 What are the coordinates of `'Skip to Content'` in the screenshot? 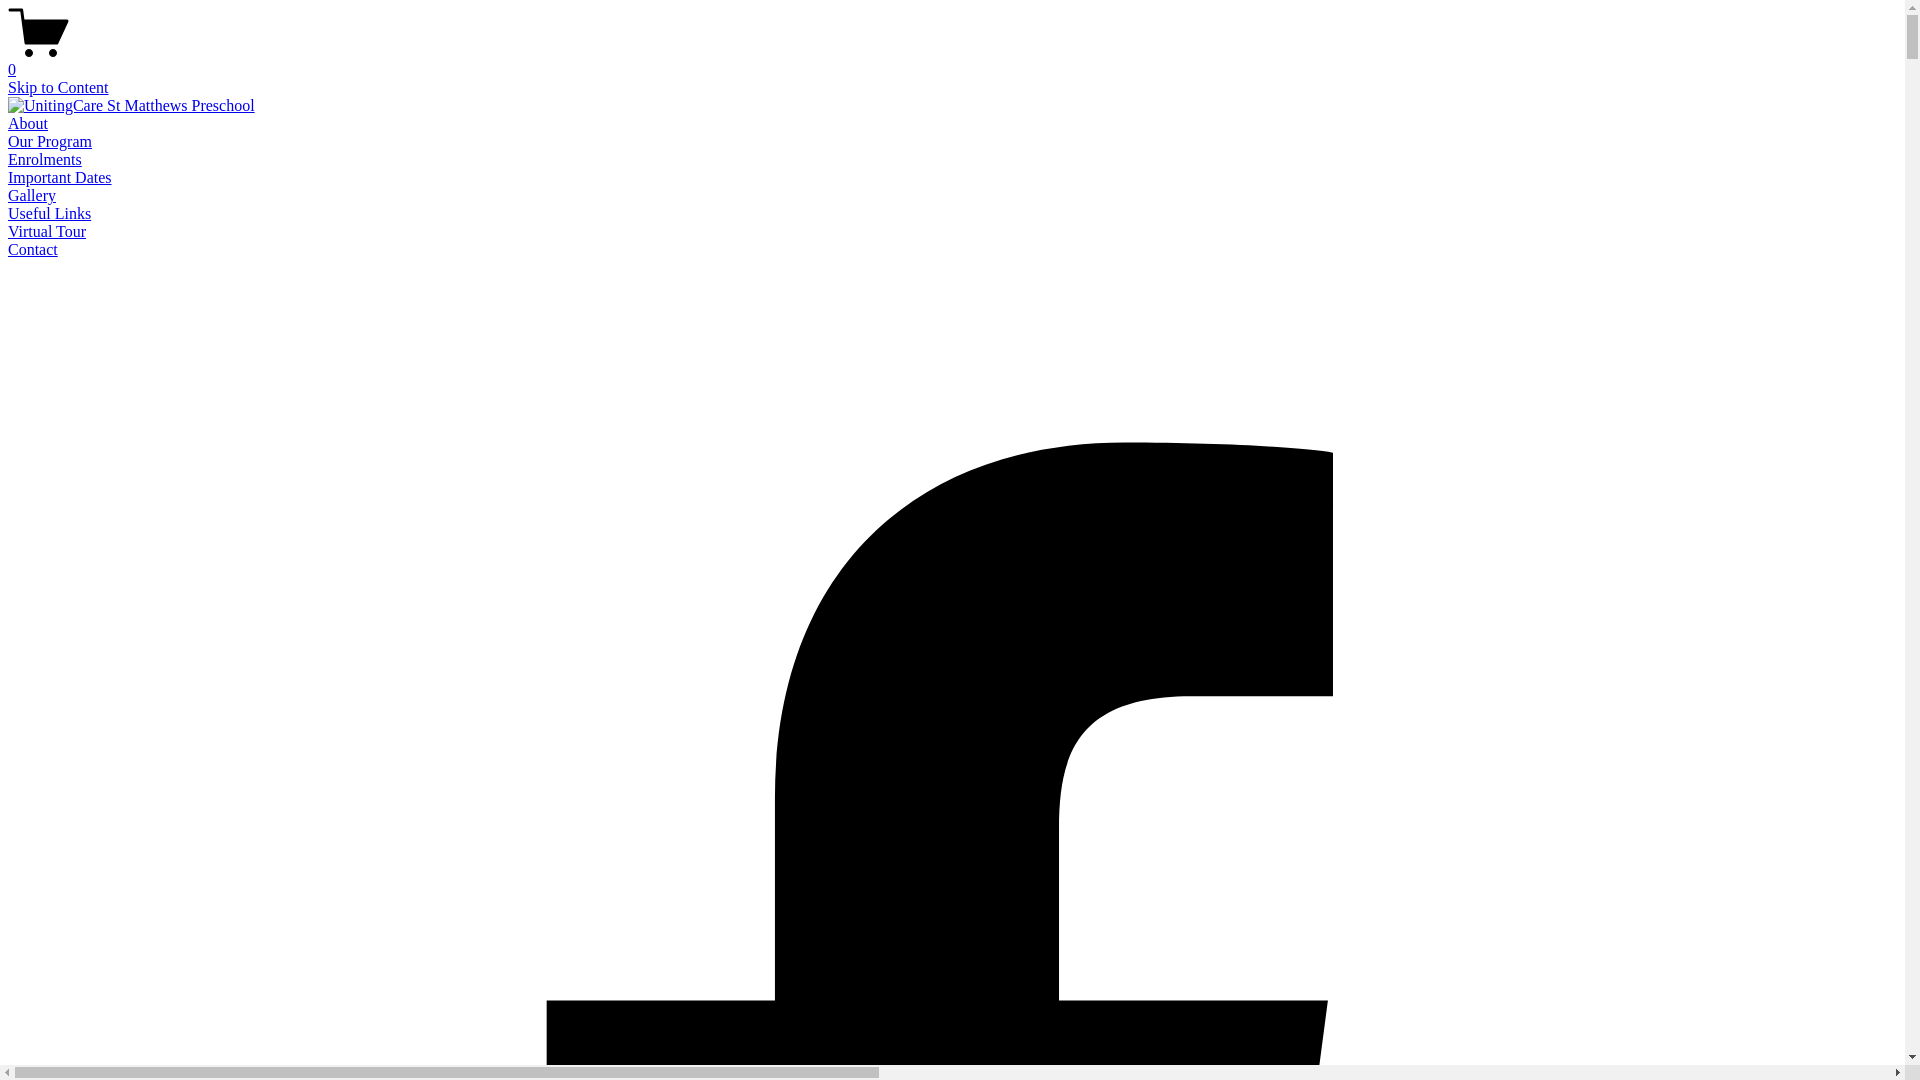 It's located at (57, 86).